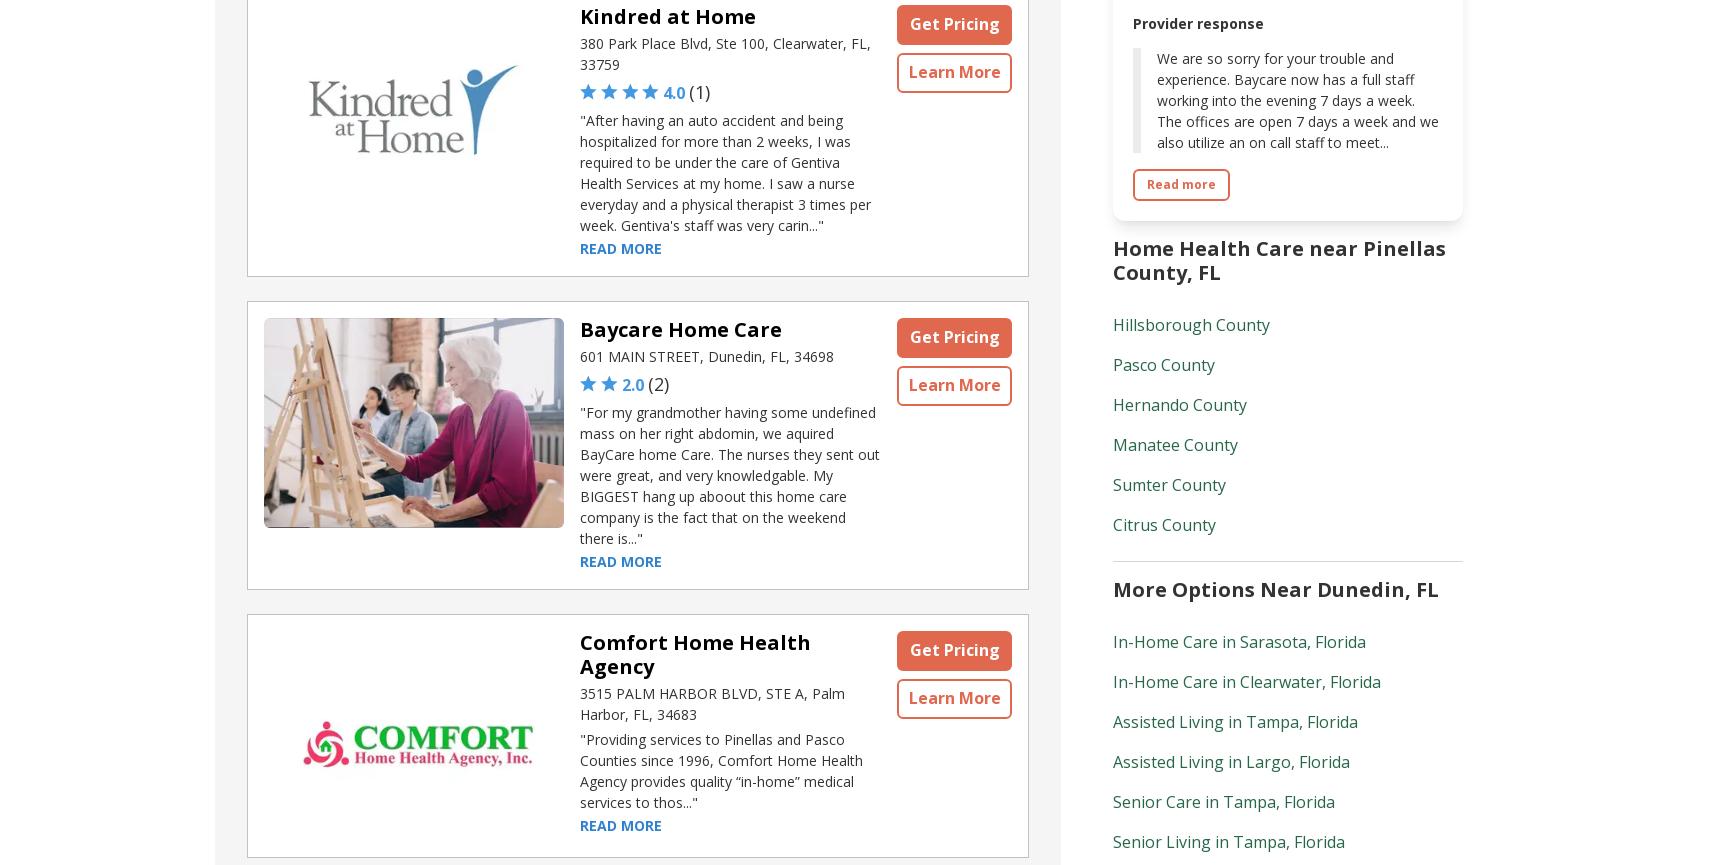  I want to click on 'Provider response', so click(1198, 22).